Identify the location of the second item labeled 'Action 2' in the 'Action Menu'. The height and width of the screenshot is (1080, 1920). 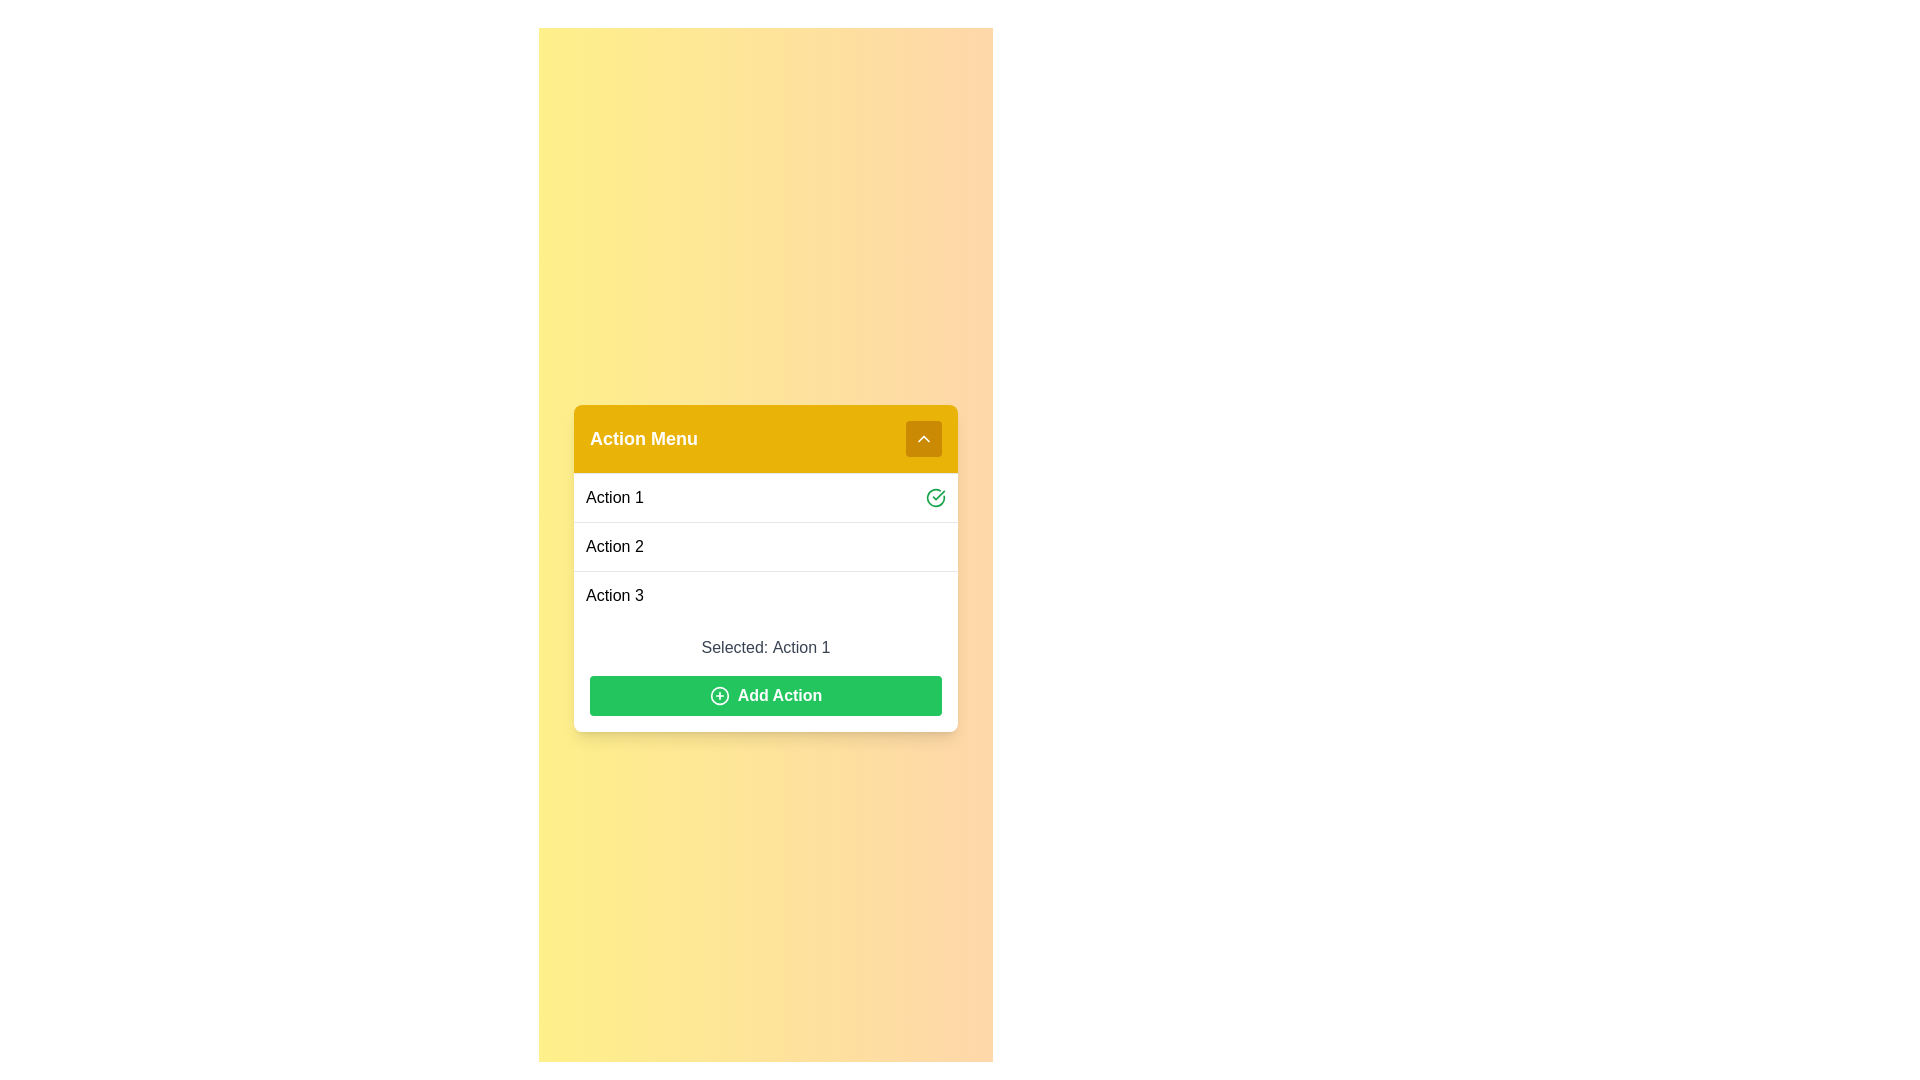
(765, 546).